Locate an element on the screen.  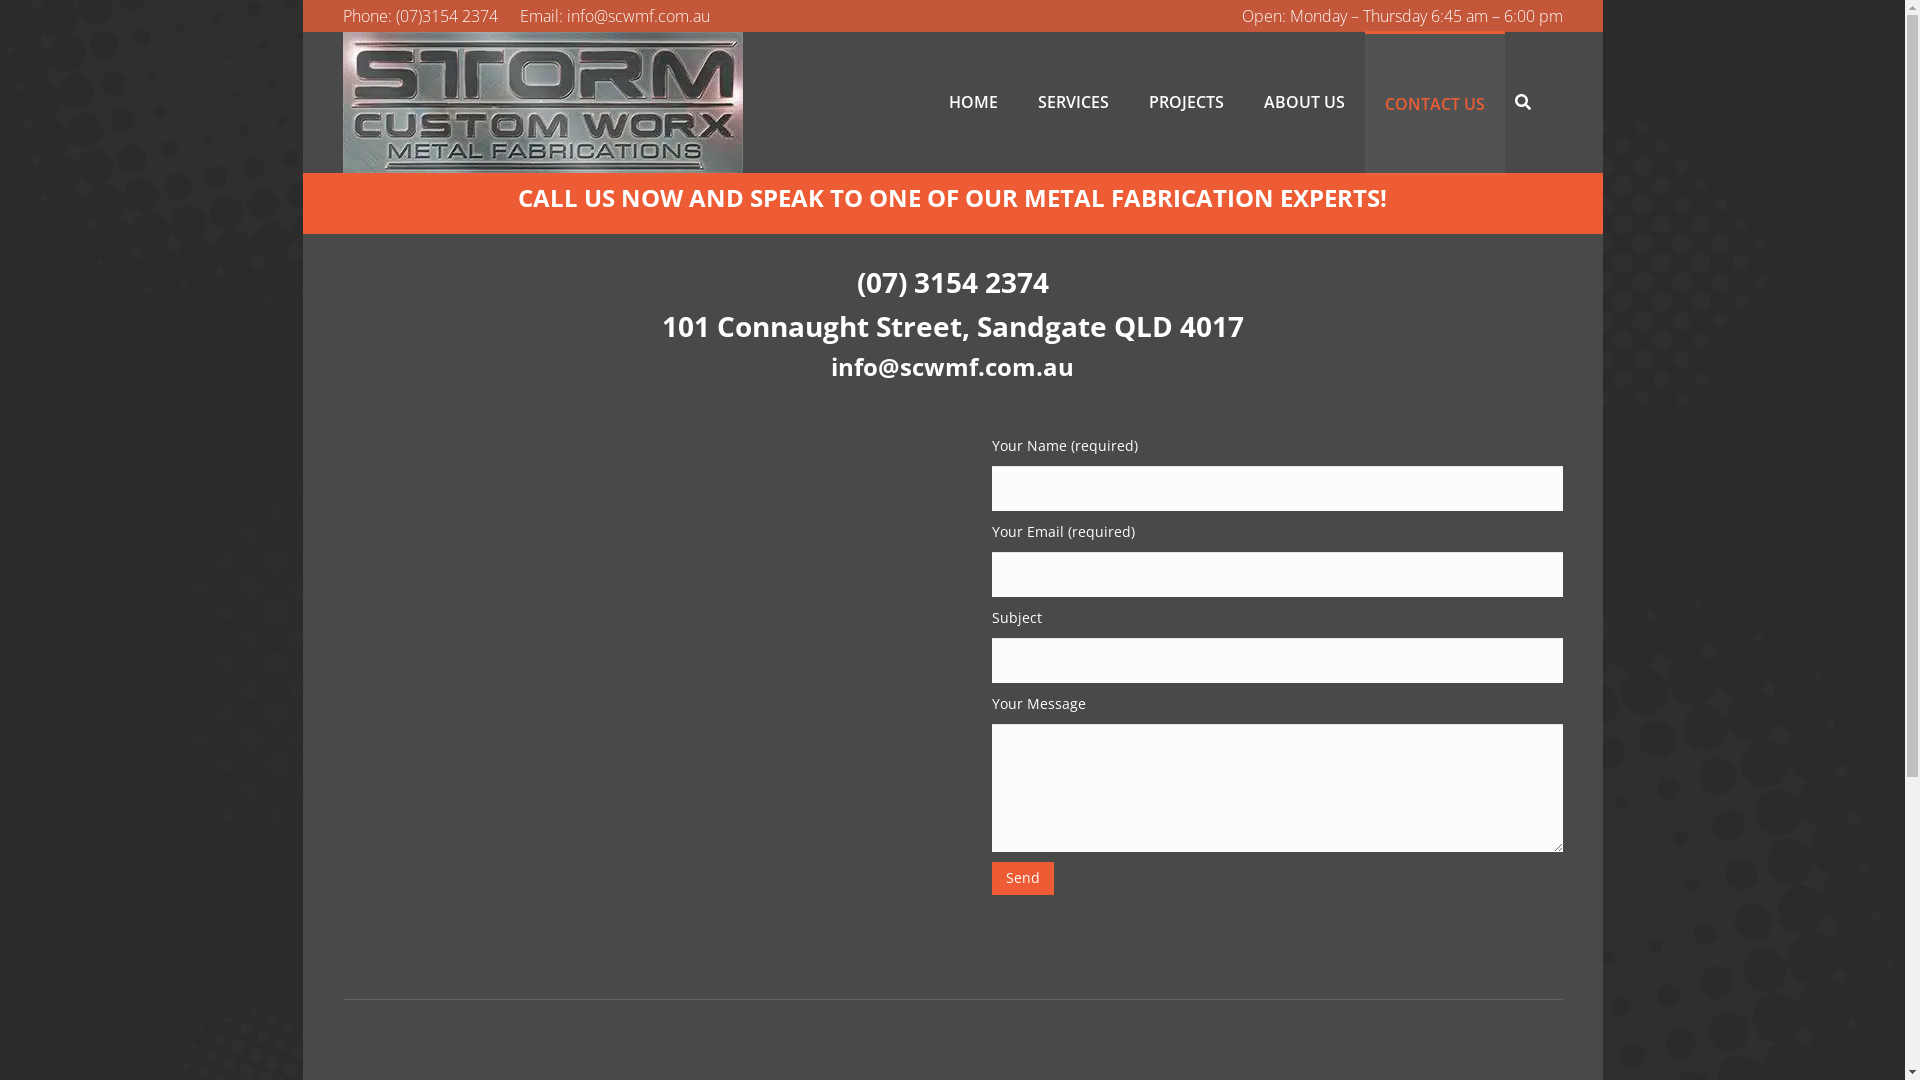
'SERVICES' is located at coordinates (1072, 102).